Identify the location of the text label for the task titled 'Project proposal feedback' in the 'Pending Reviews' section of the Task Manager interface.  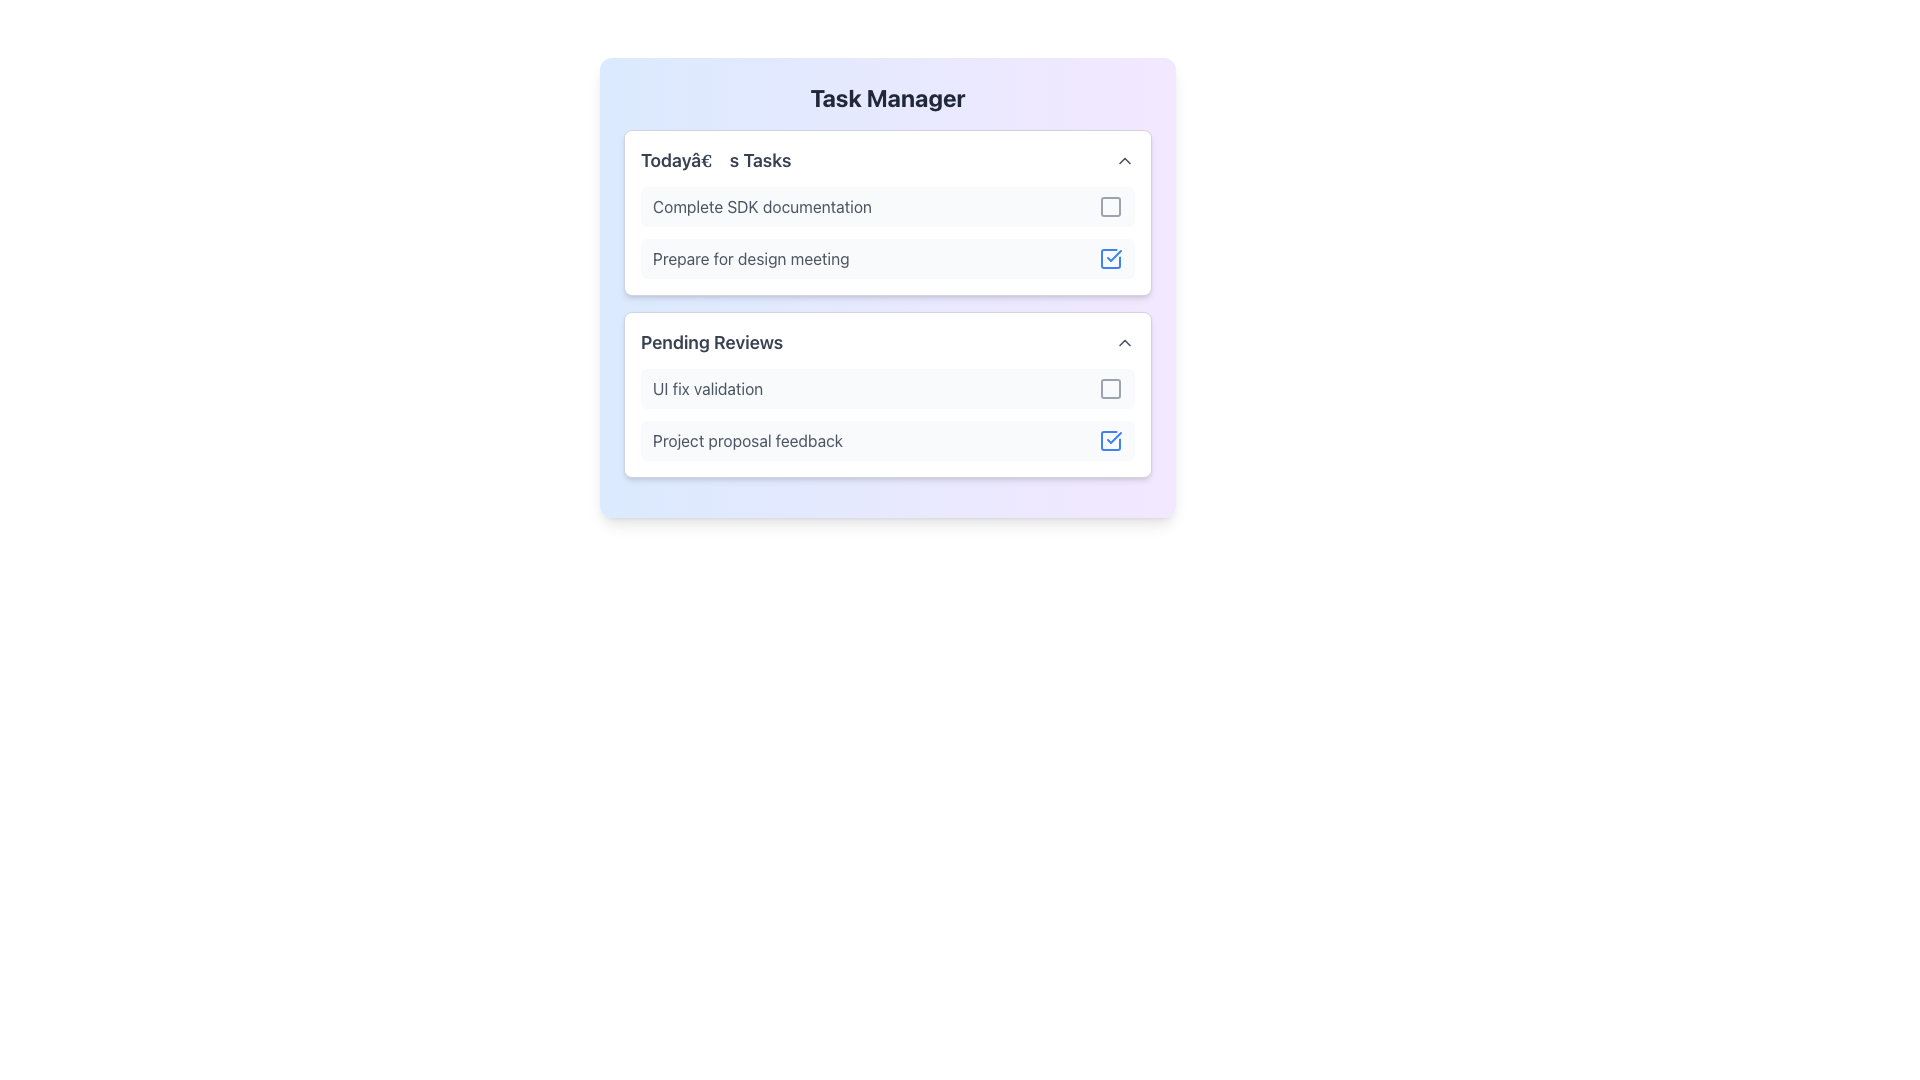
(747, 439).